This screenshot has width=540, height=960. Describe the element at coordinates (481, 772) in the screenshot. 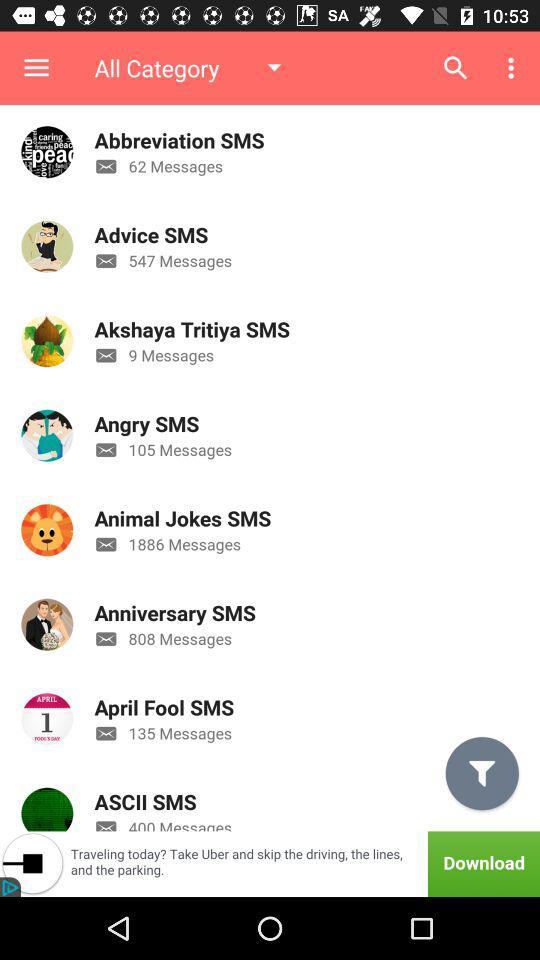

I see `the filter icon` at that location.